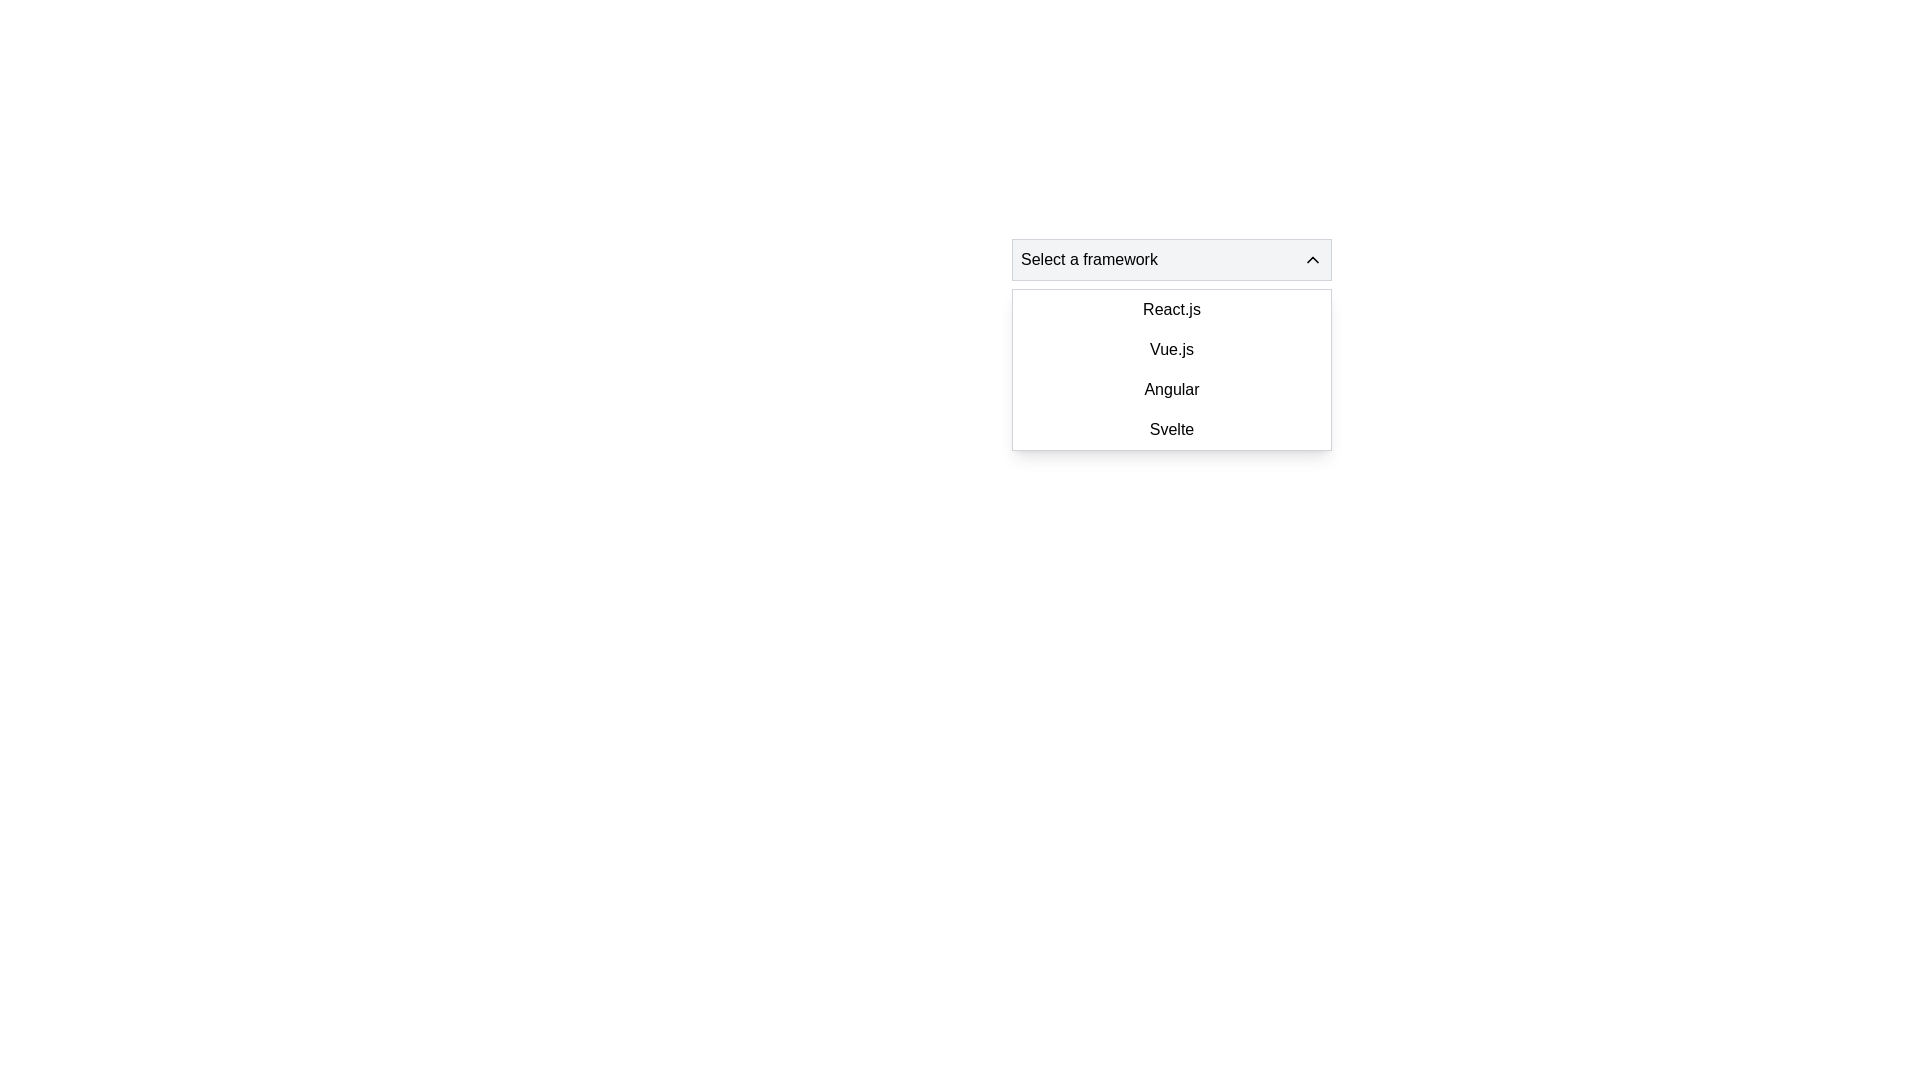 This screenshot has width=1920, height=1080. I want to click on the text label displaying 'React.js', so click(1171, 309).